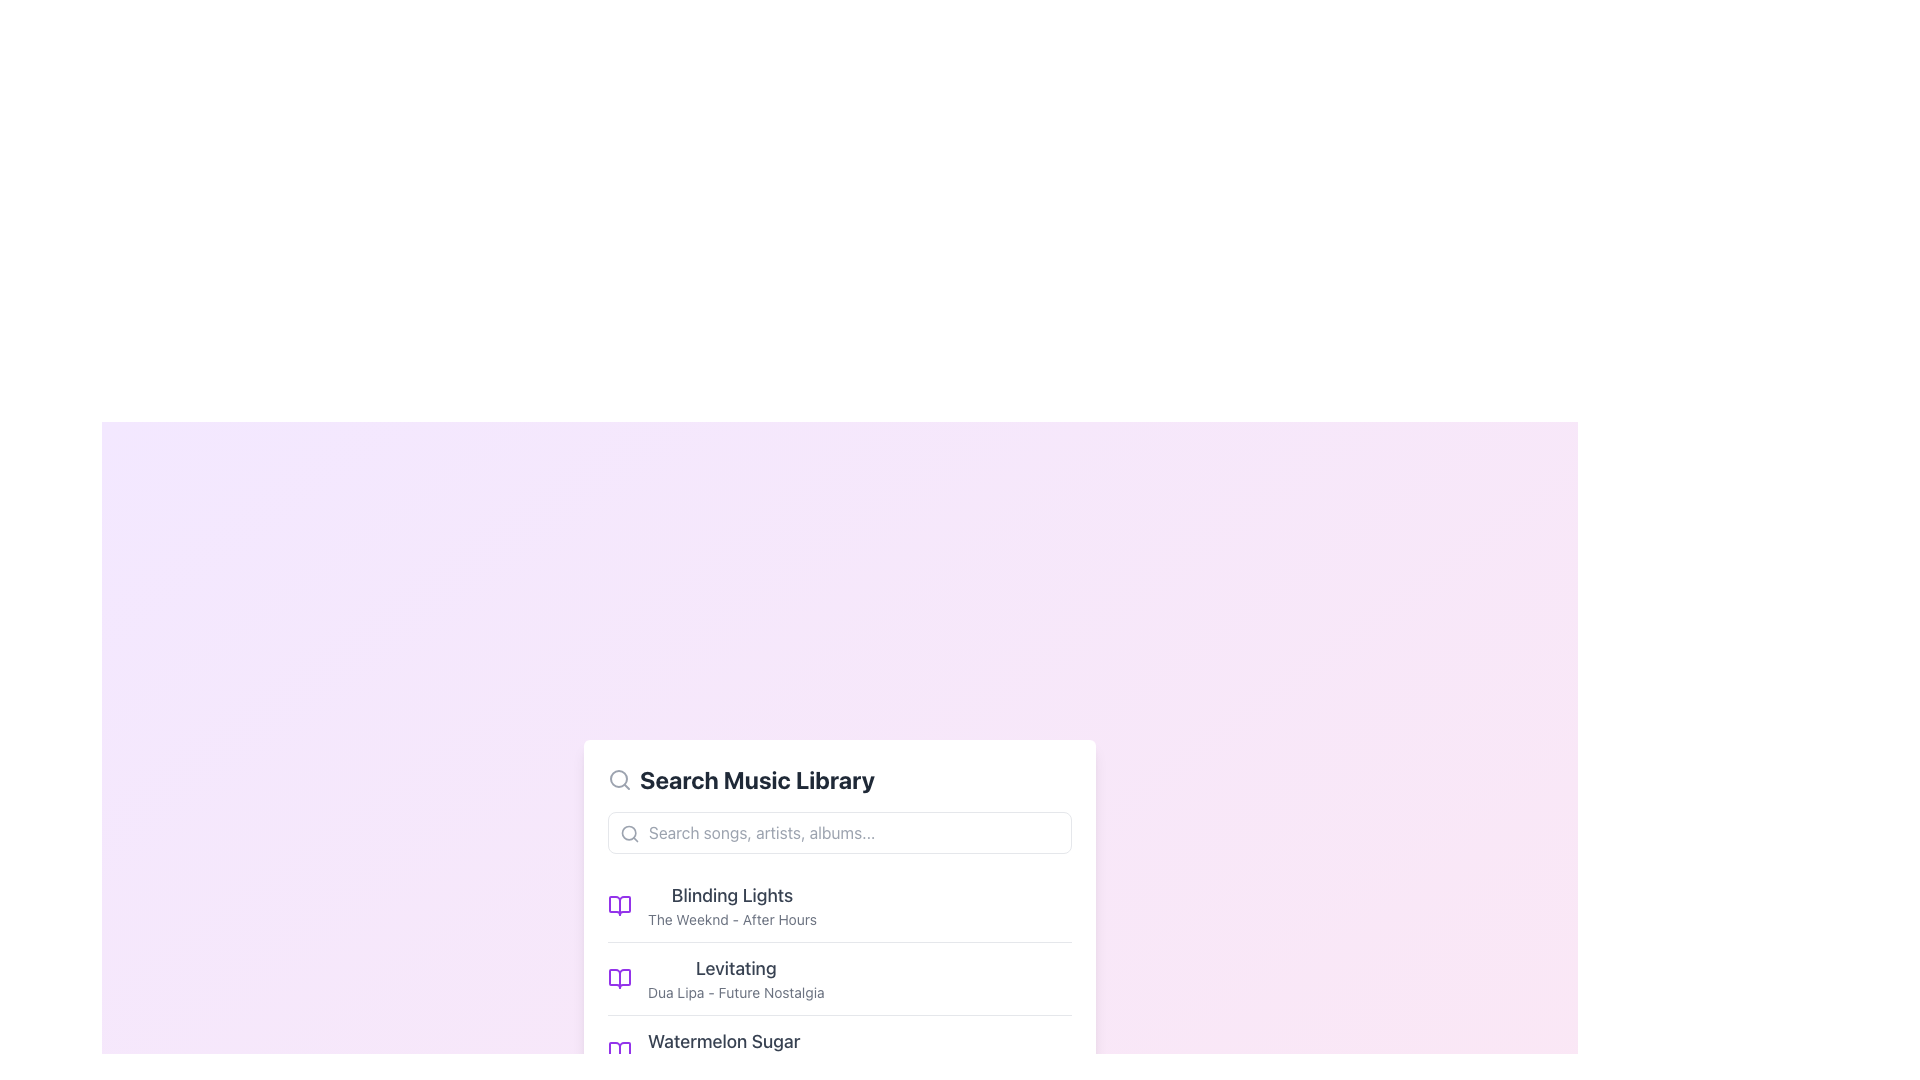  What do you see at coordinates (618, 1049) in the screenshot?
I see `the styling of the open book icon, which is purple and has a minimalist outline, located to the left of the song text 'Watermelon Sugar Harry Styles - Fine Line'` at bounding box center [618, 1049].